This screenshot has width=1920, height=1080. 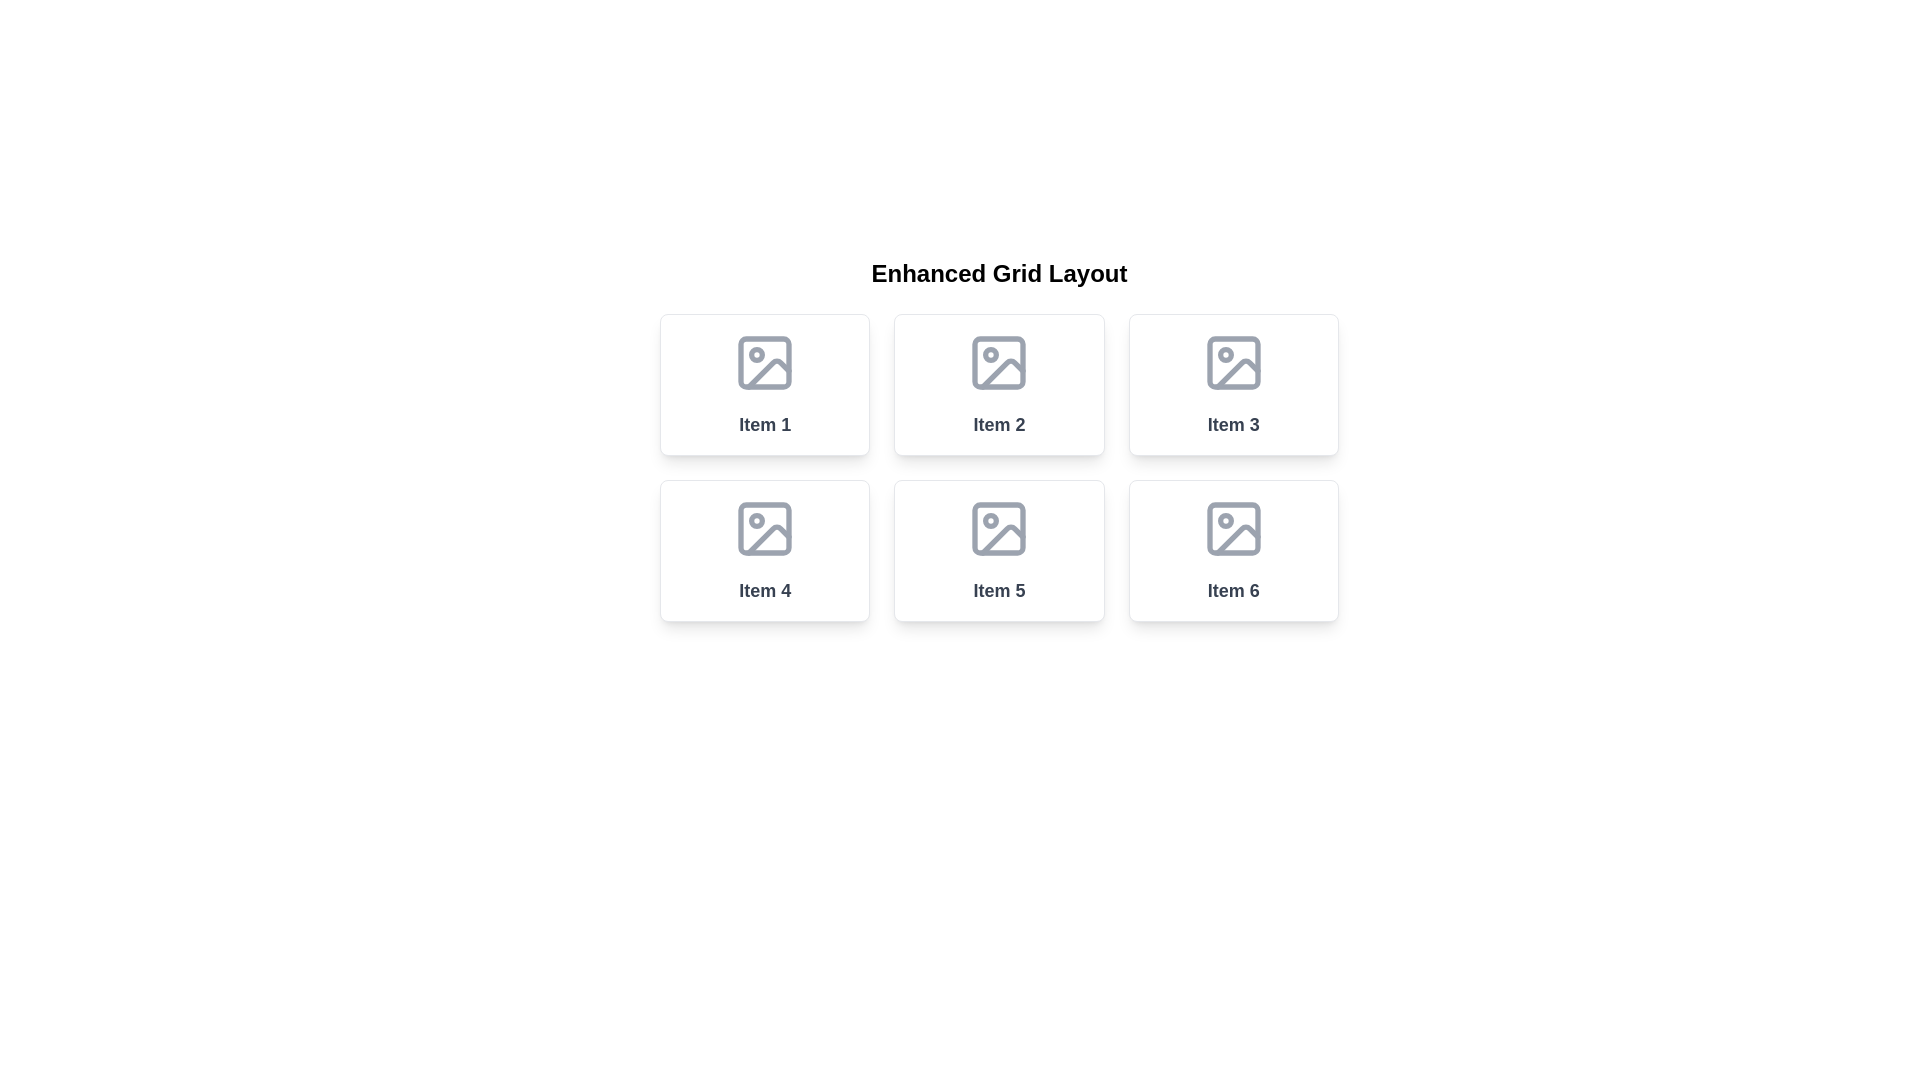 What do you see at coordinates (999, 527) in the screenshot?
I see `the icon representing 'Item 5' button, located at the center of the button in the second row, second column of a 2x3 grid layout` at bounding box center [999, 527].